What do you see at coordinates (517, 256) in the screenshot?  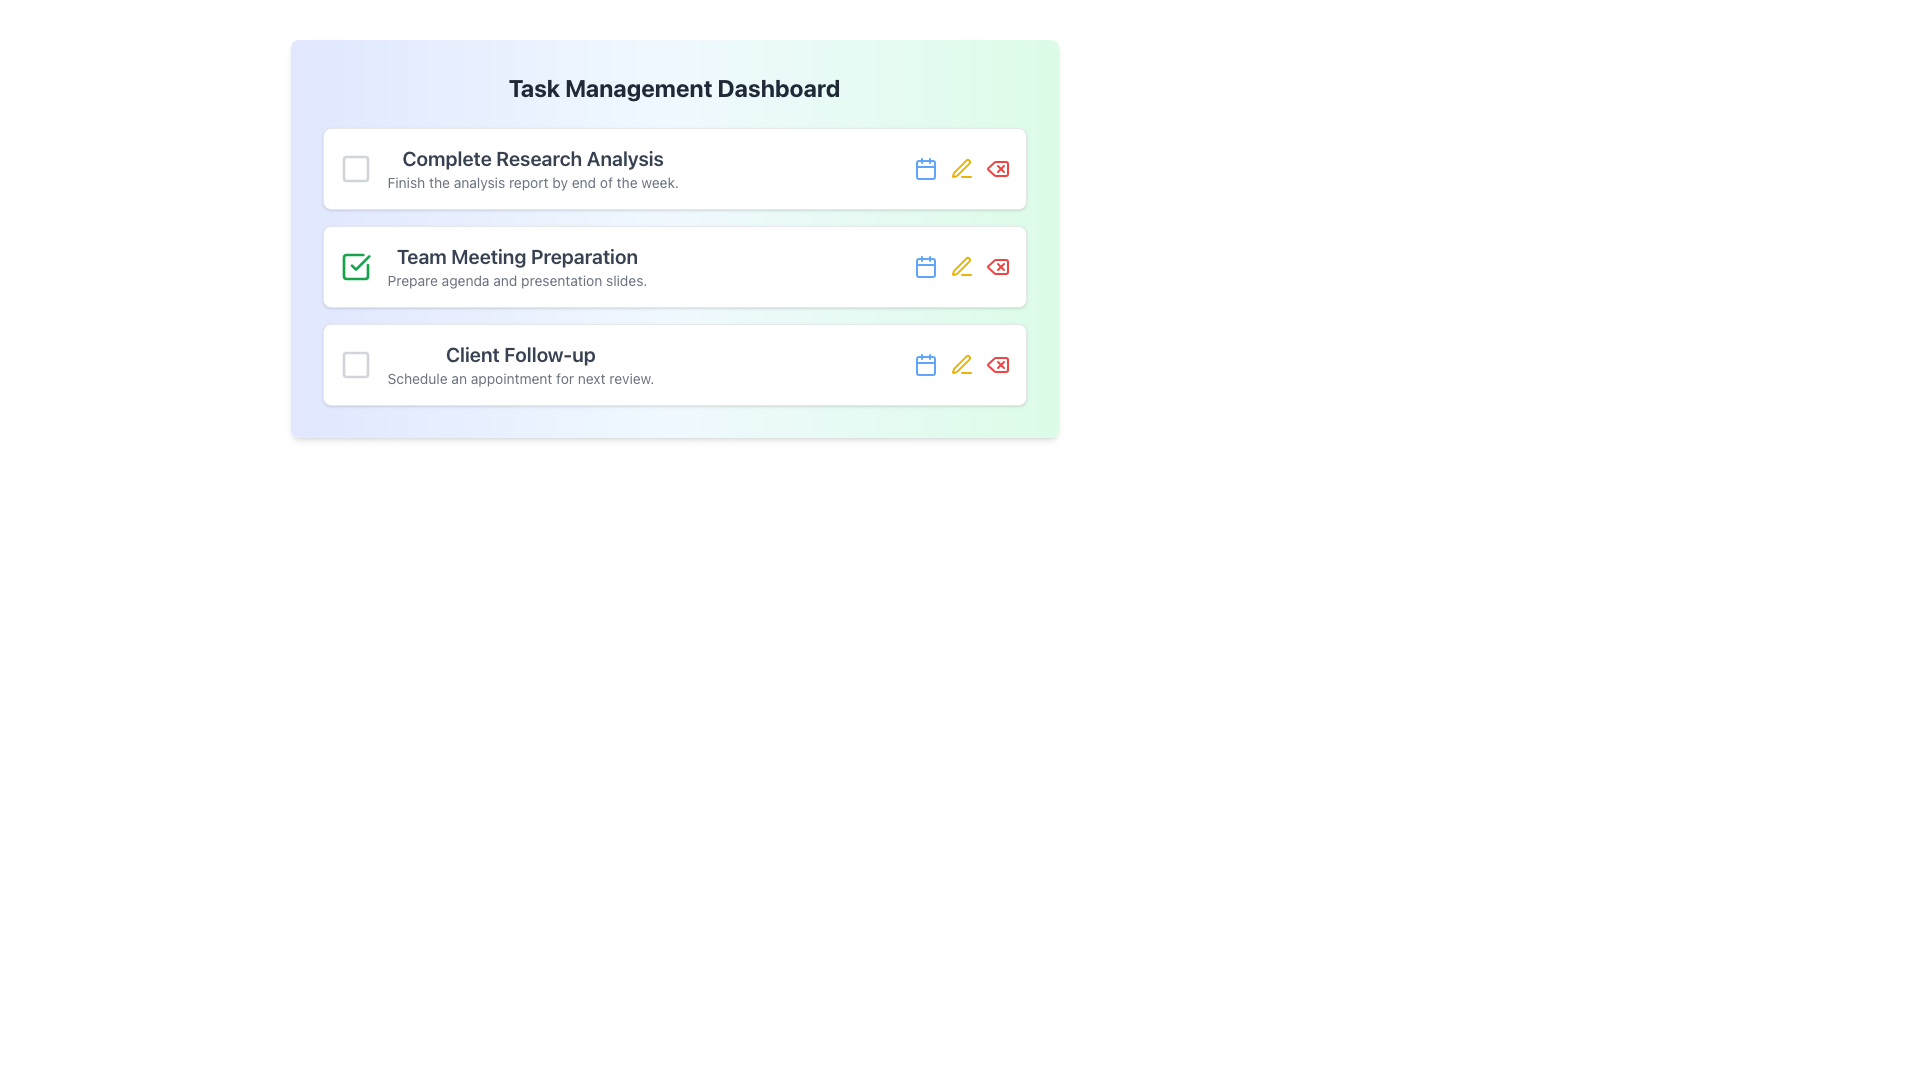 I see `the task 'Team Meeting Preparation' by reading its description from the text label located centrally within the task management interface, above a smaller descriptive text and aligned with a green checkbox icon` at bounding box center [517, 256].